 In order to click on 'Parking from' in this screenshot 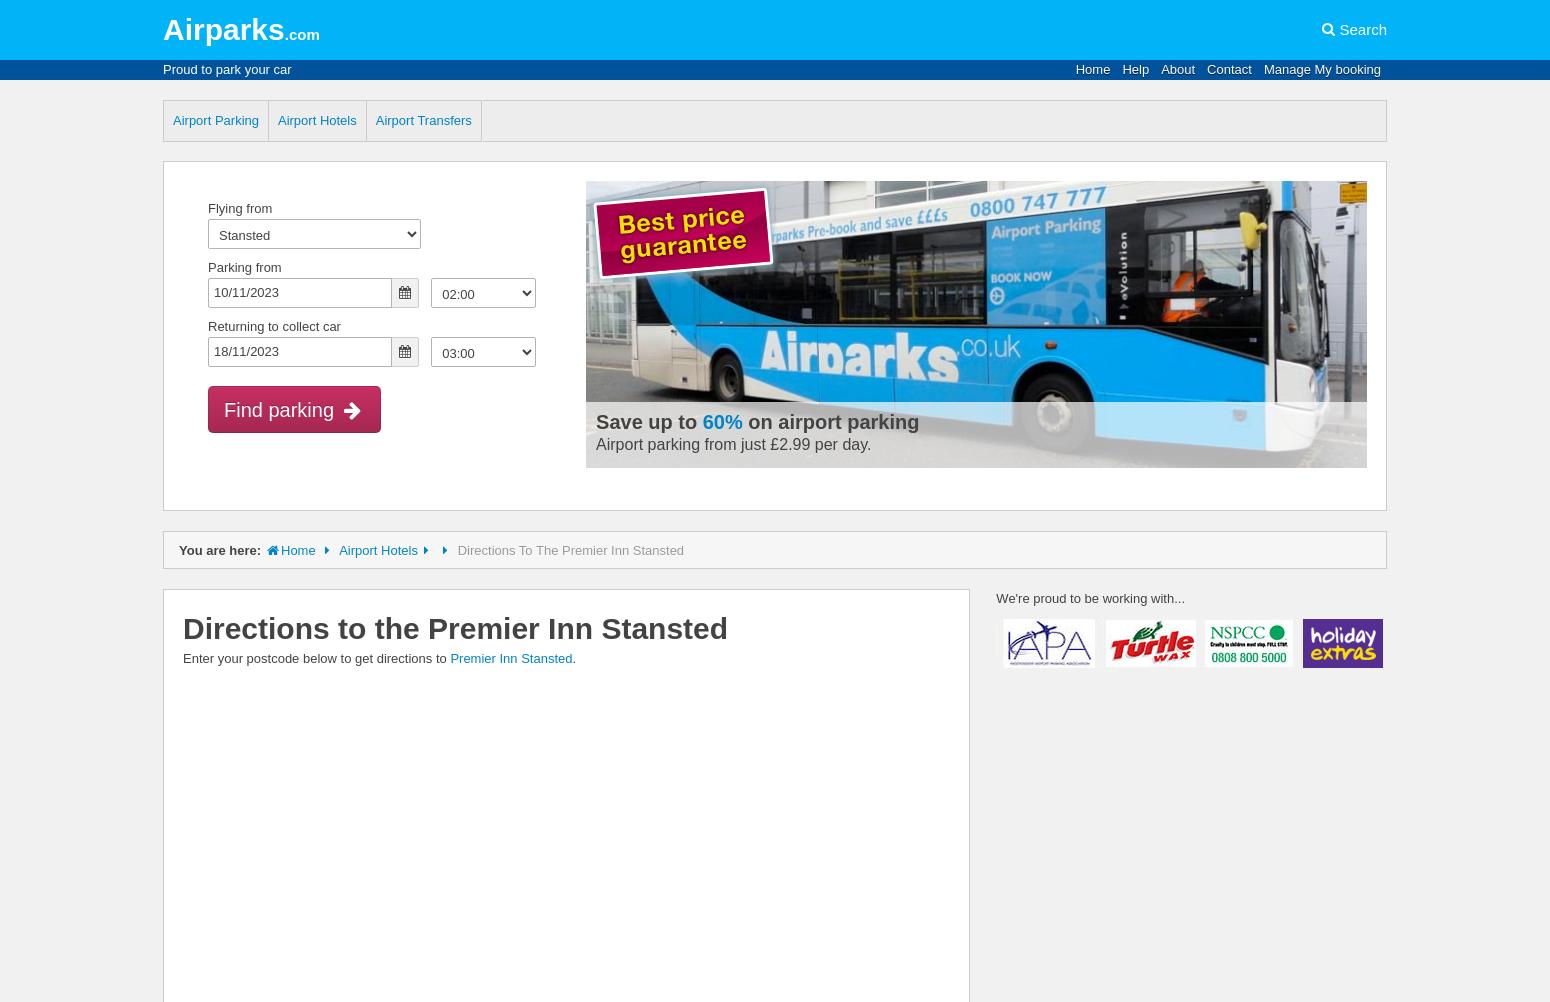, I will do `click(244, 266)`.